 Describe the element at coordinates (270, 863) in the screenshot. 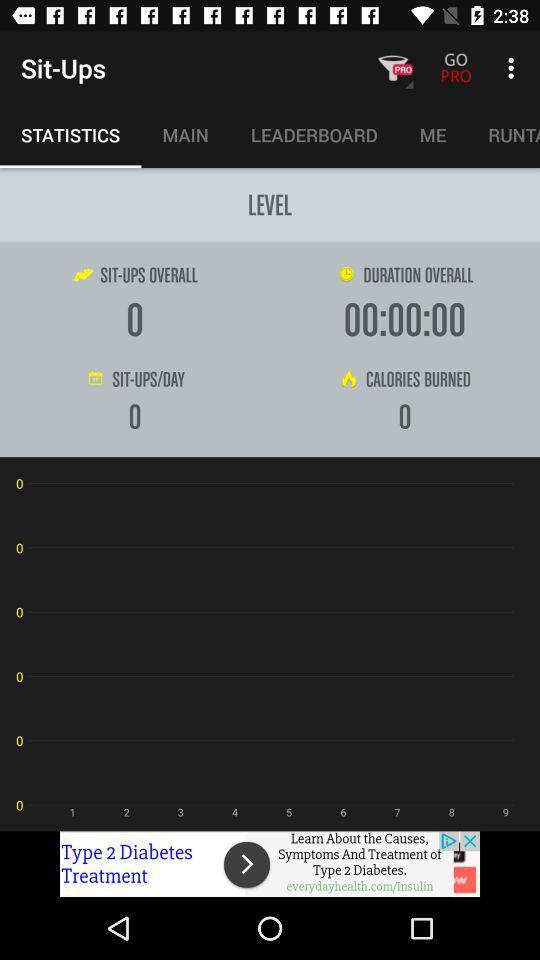

I see `this is add banner in app` at that location.